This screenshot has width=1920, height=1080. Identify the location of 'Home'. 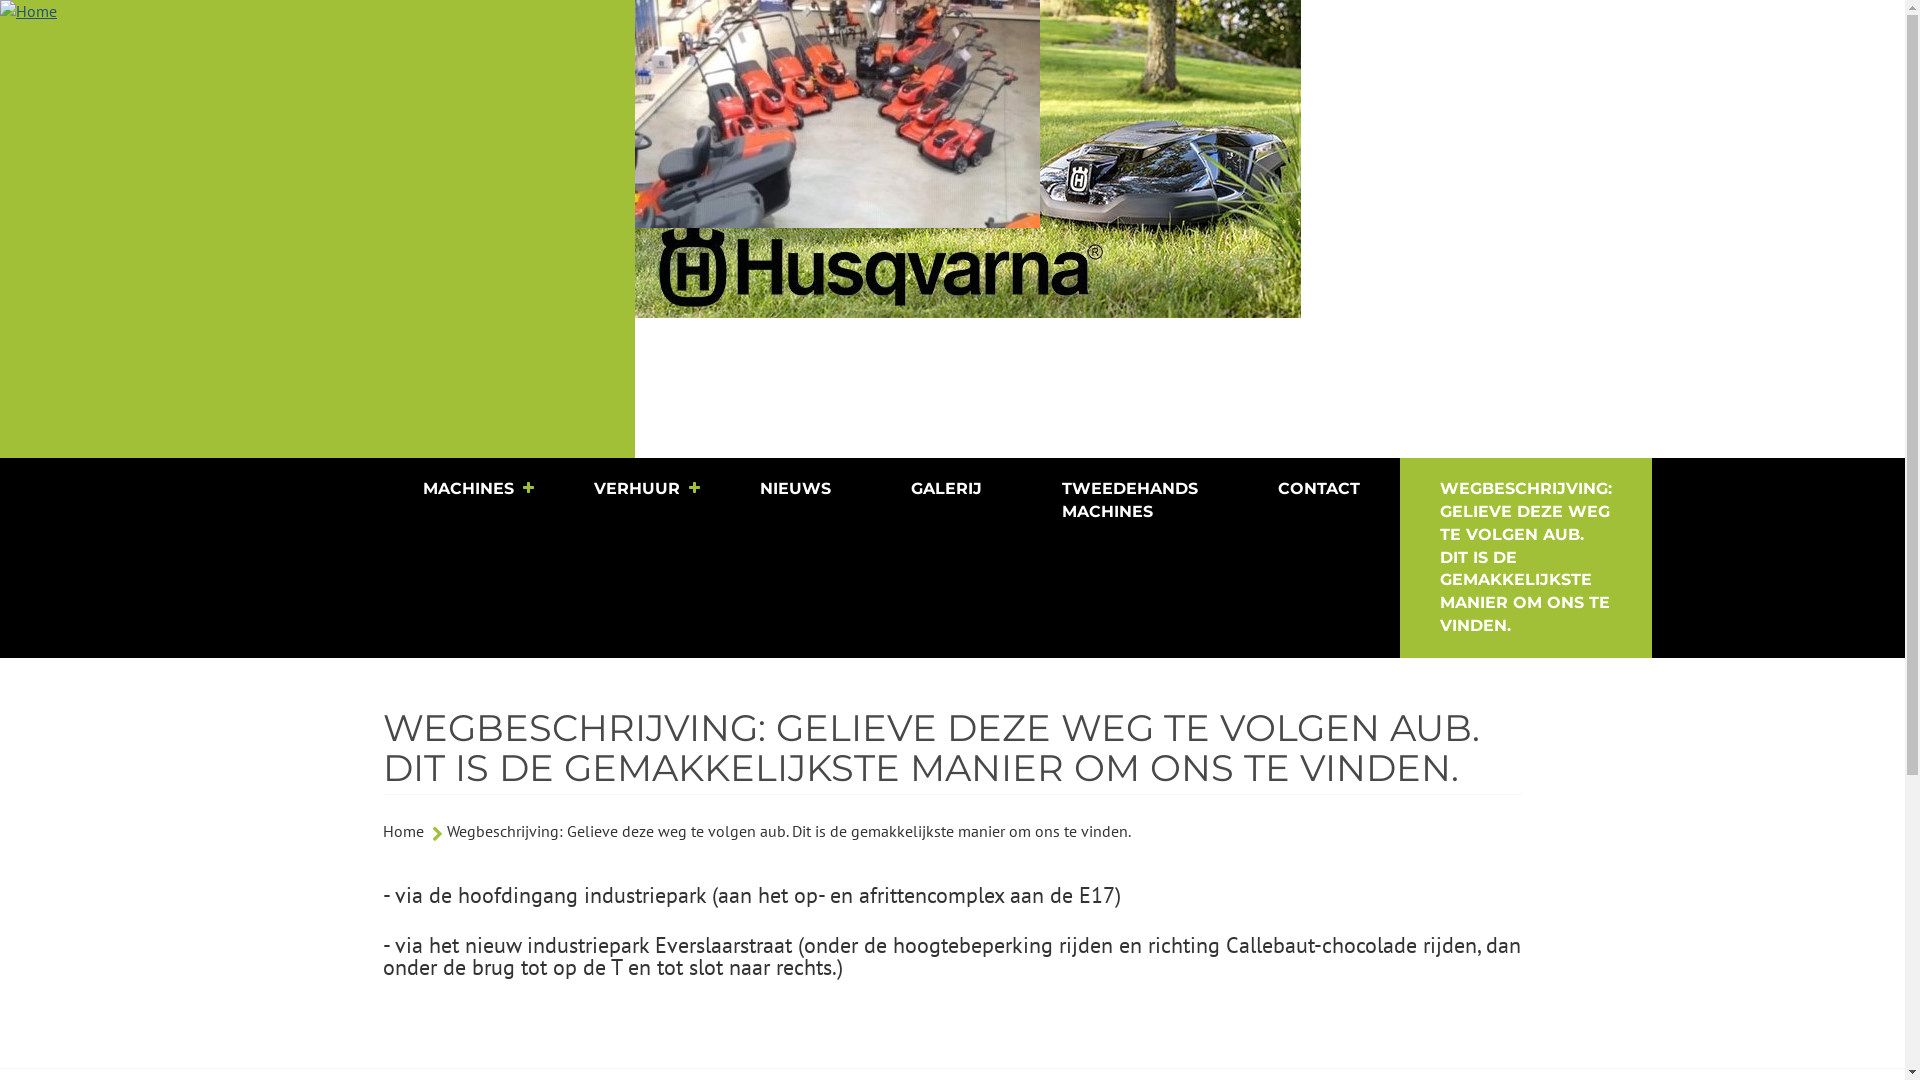
(401, 830).